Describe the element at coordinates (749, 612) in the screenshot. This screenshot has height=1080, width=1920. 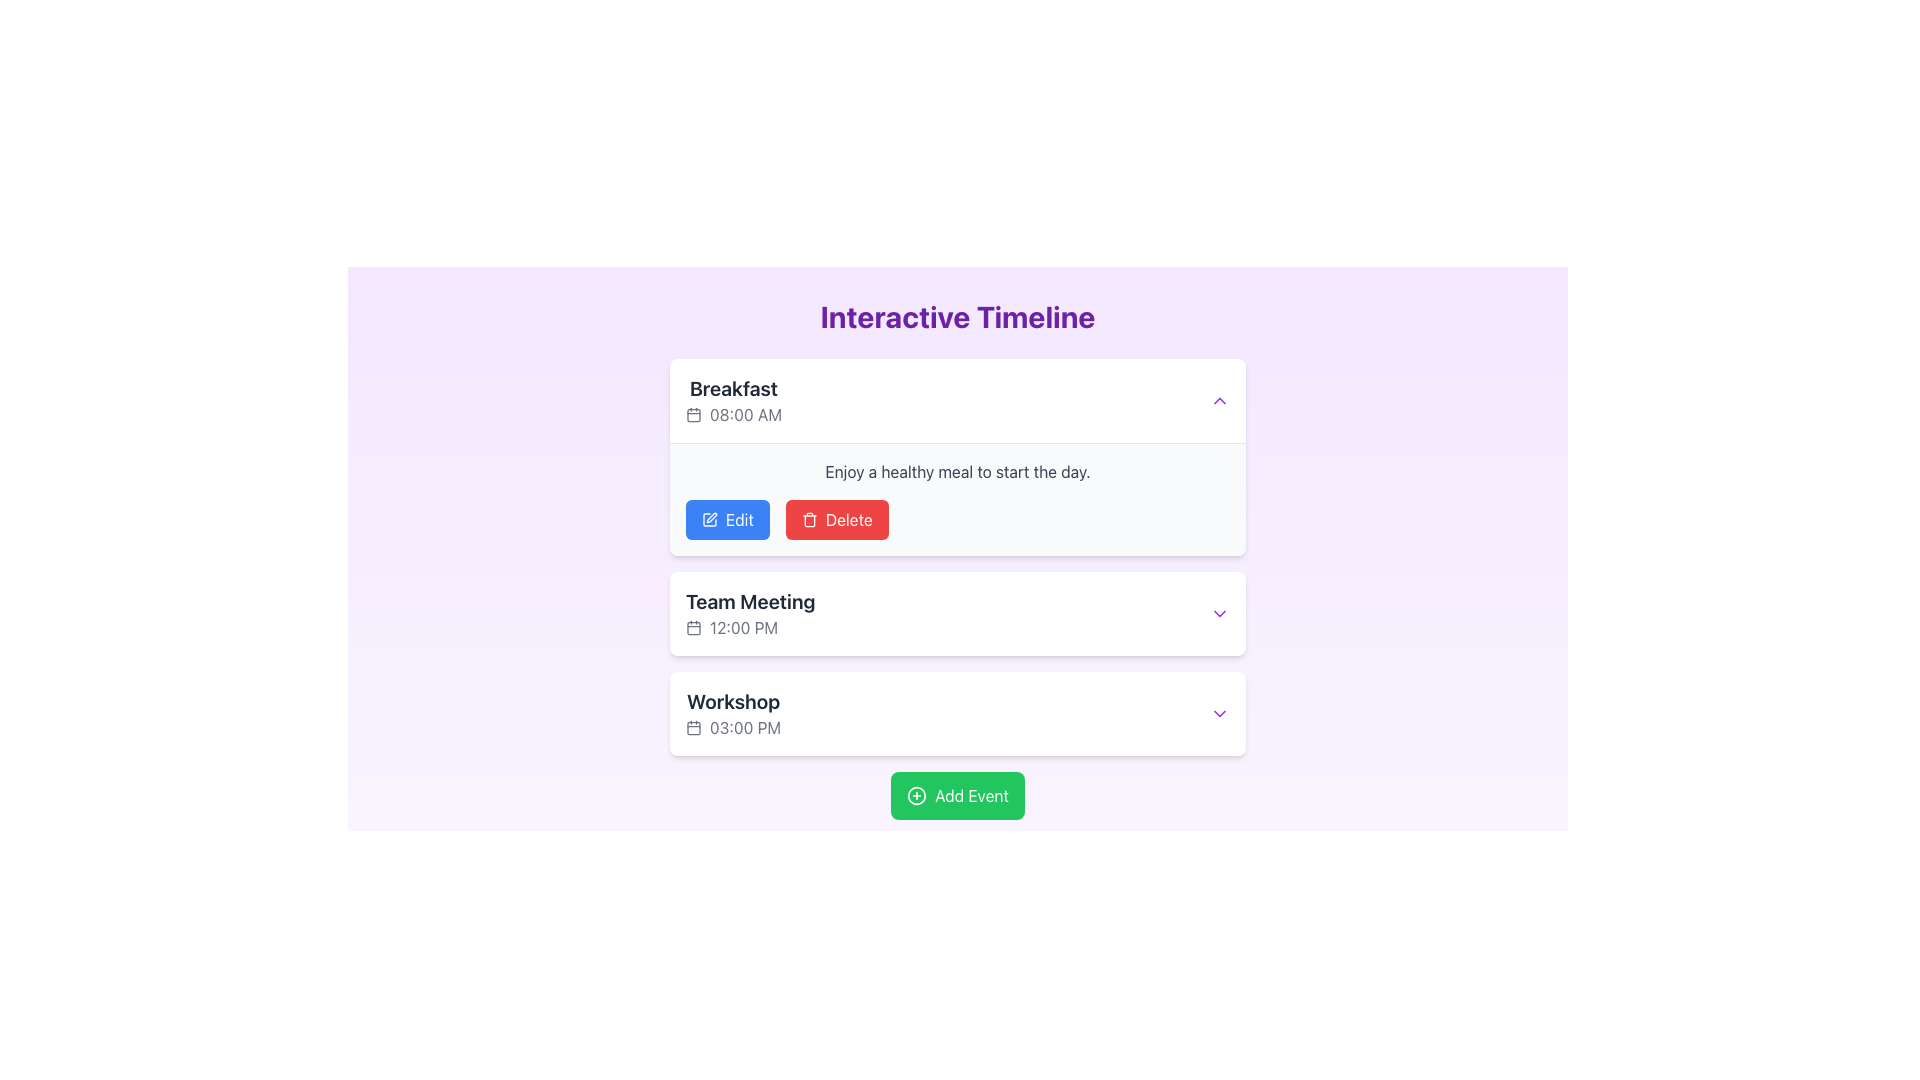
I see `the event summary entry located below 'Breakfast 08:00 AM' and above 'Workshop 03:00 PM'` at that location.